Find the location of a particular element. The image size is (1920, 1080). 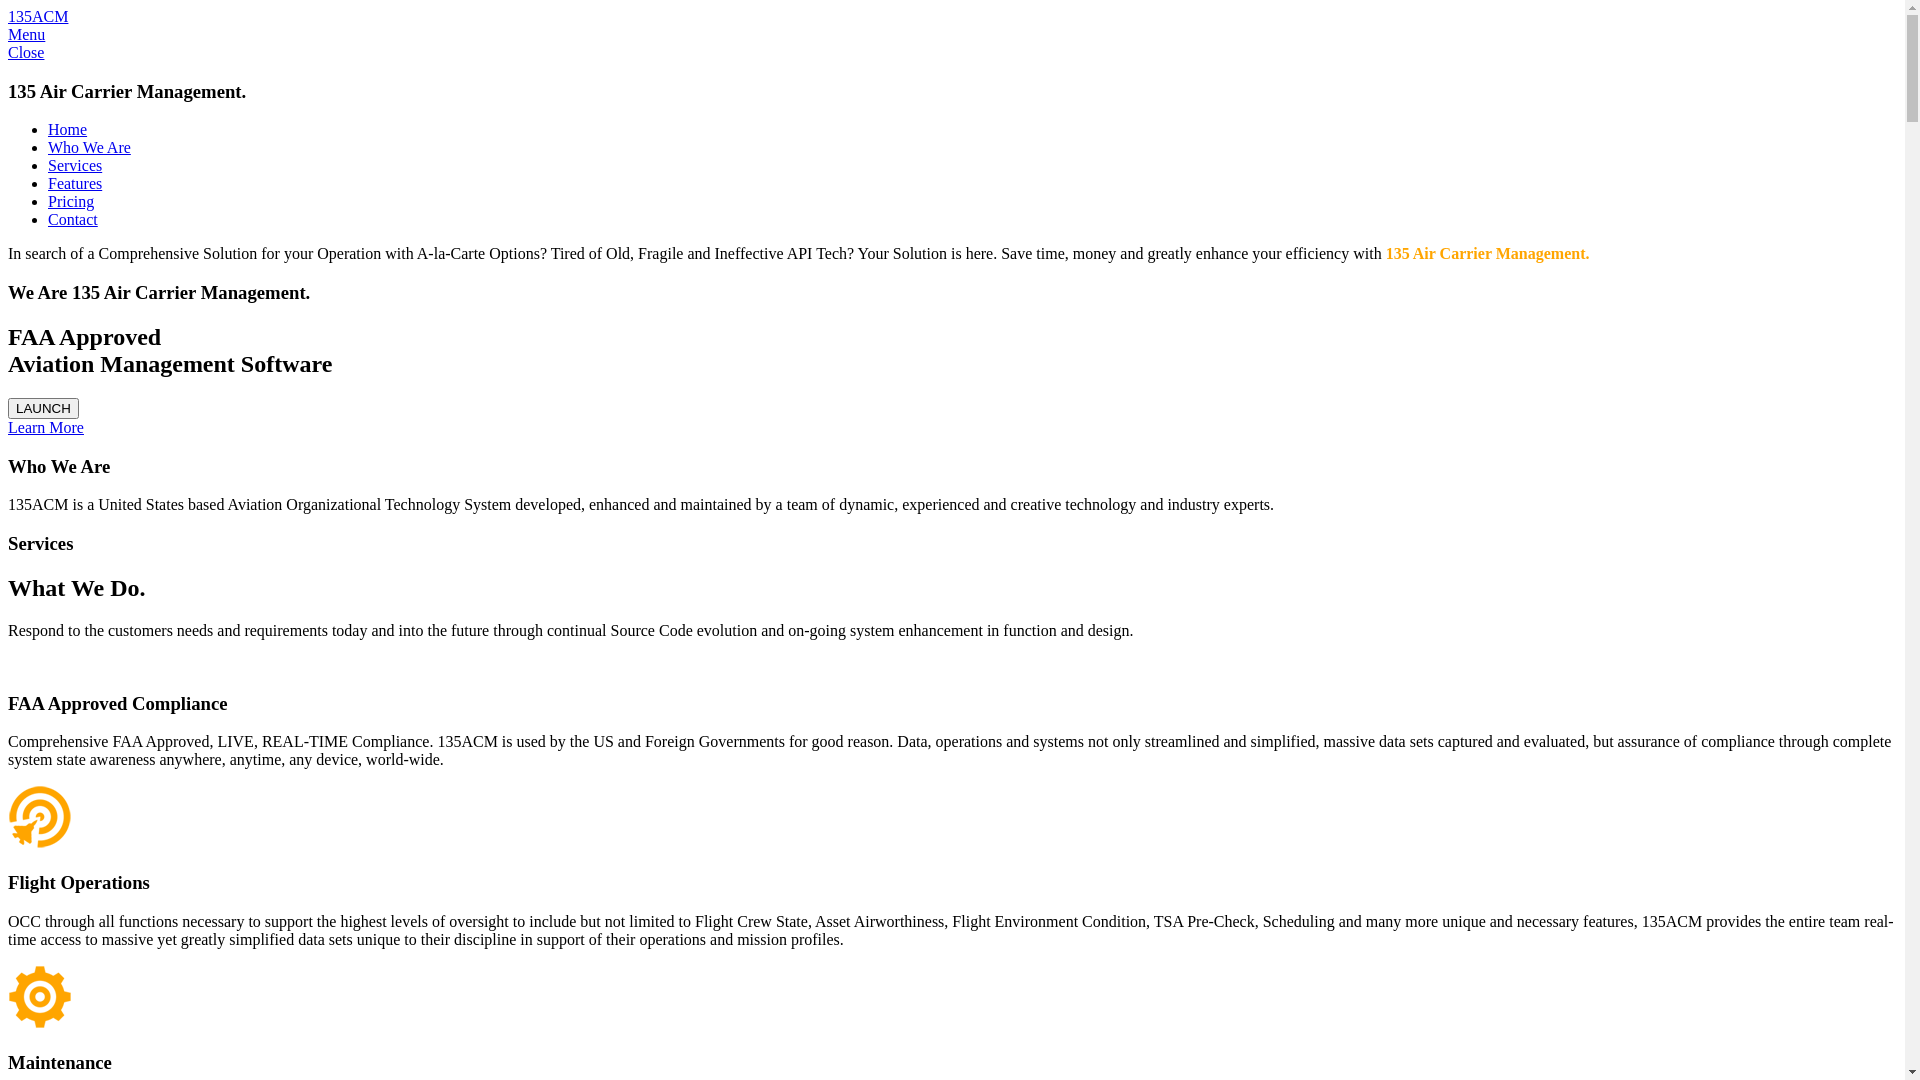

'Who We Are' is located at coordinates (88, 146).